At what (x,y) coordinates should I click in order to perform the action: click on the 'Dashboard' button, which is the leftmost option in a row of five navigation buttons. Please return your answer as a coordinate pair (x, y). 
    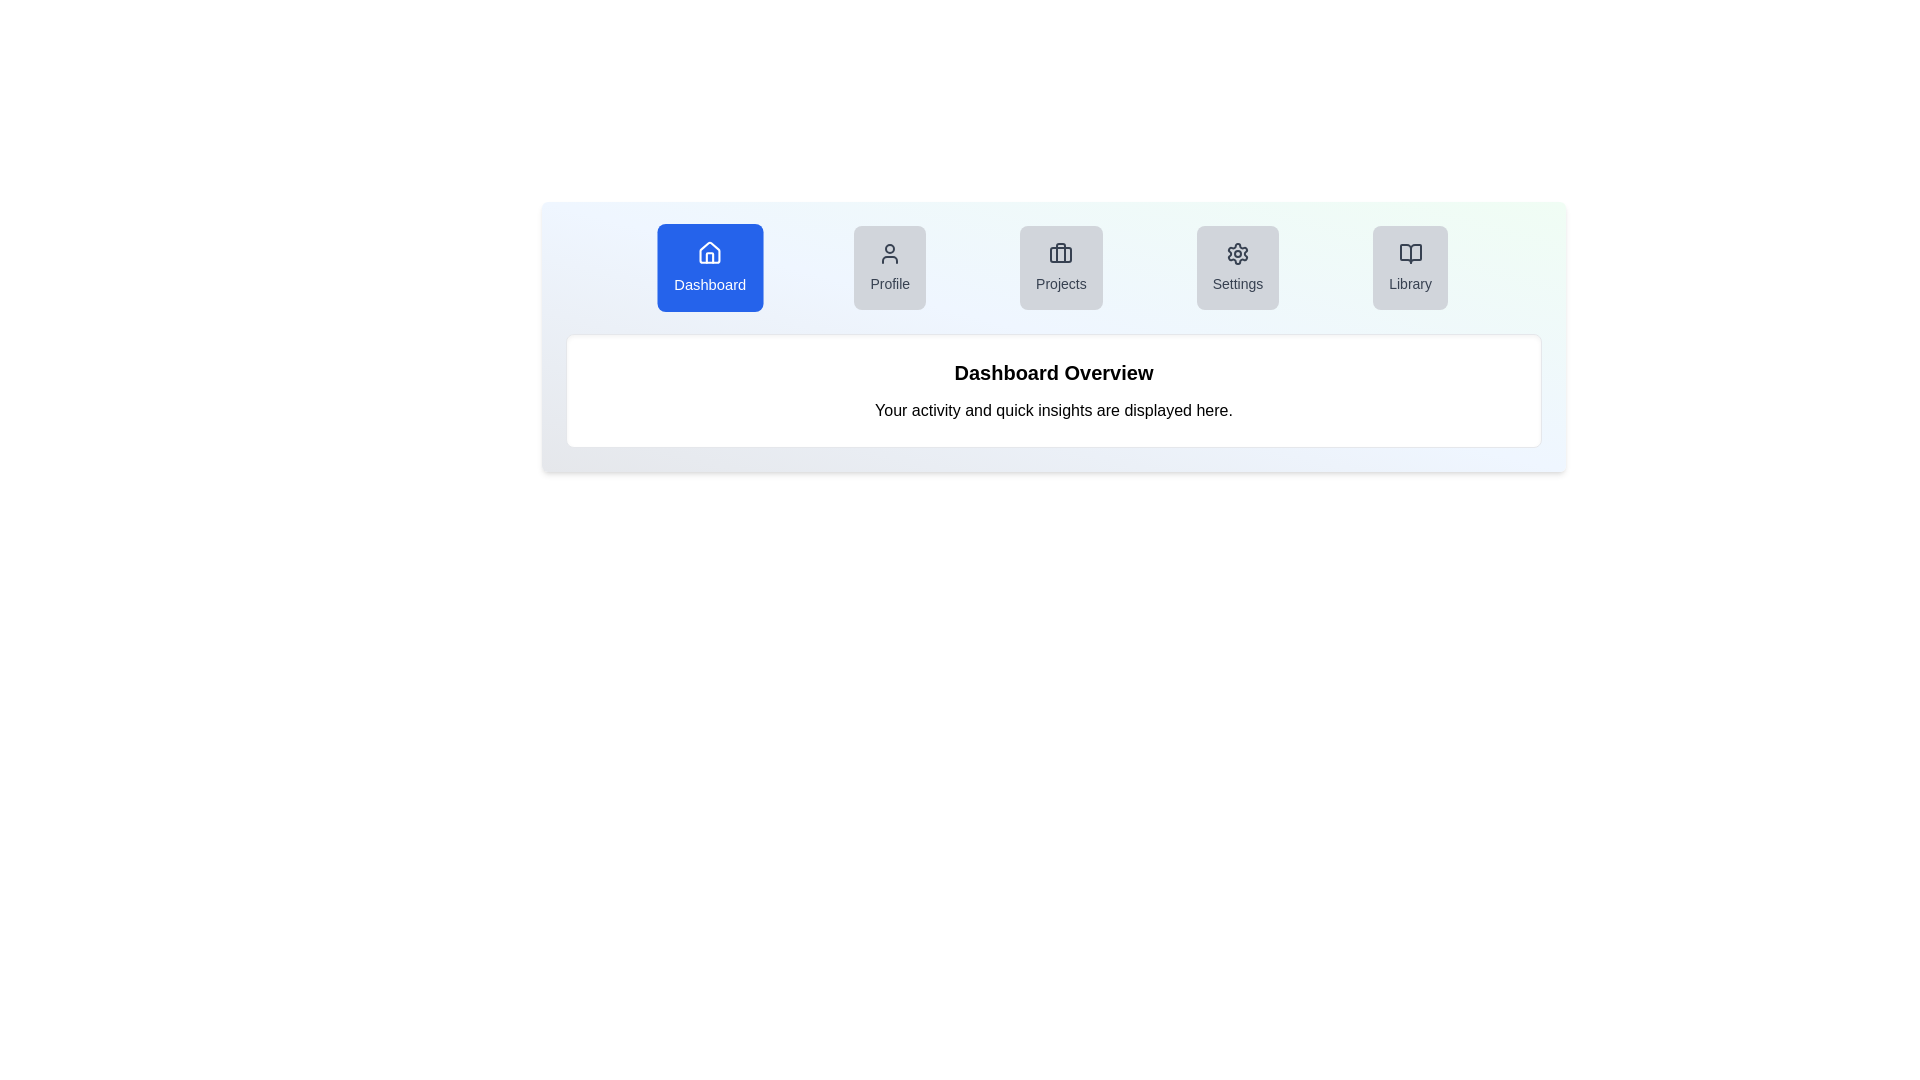
    Looking at the image, I should click on (710, 266).